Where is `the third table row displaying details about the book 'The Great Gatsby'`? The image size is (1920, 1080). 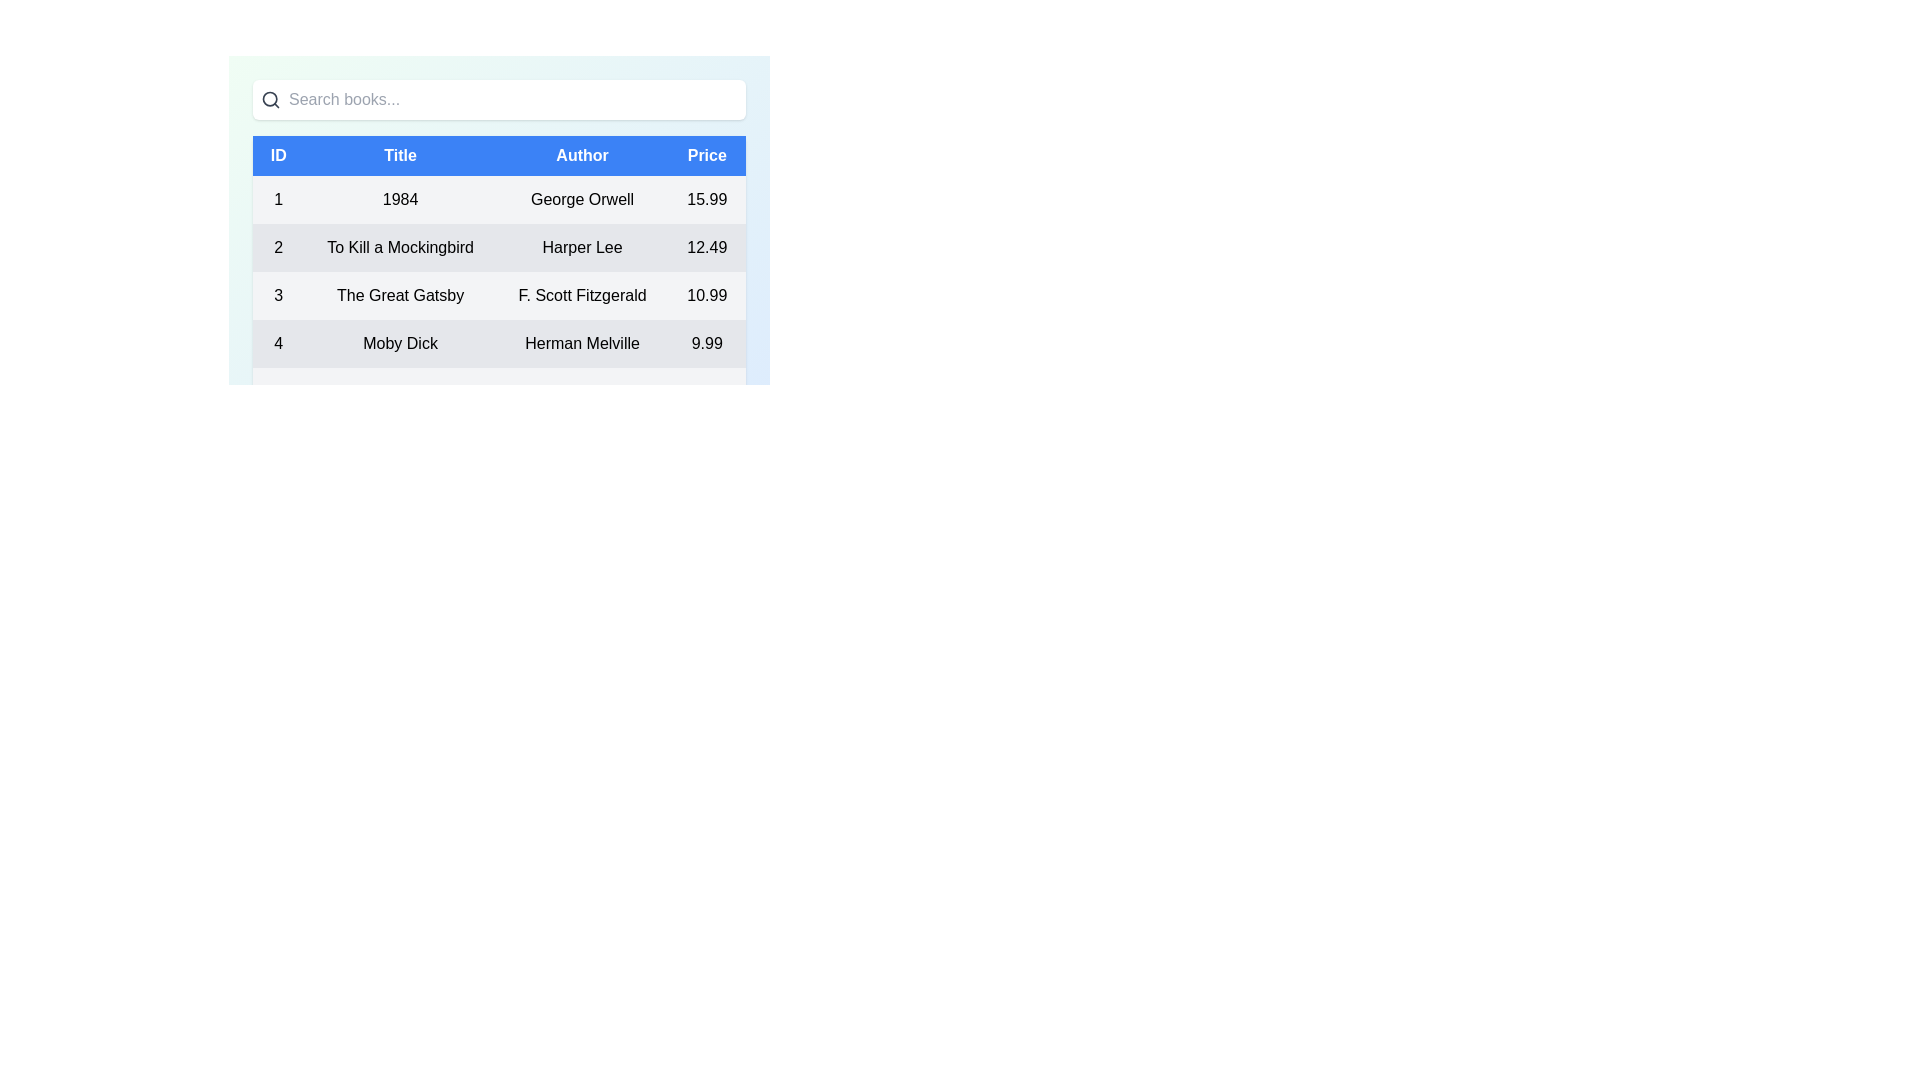 the third table row displaying details about the book 'The Great Gatsby' is located at coordinates (499, 296).